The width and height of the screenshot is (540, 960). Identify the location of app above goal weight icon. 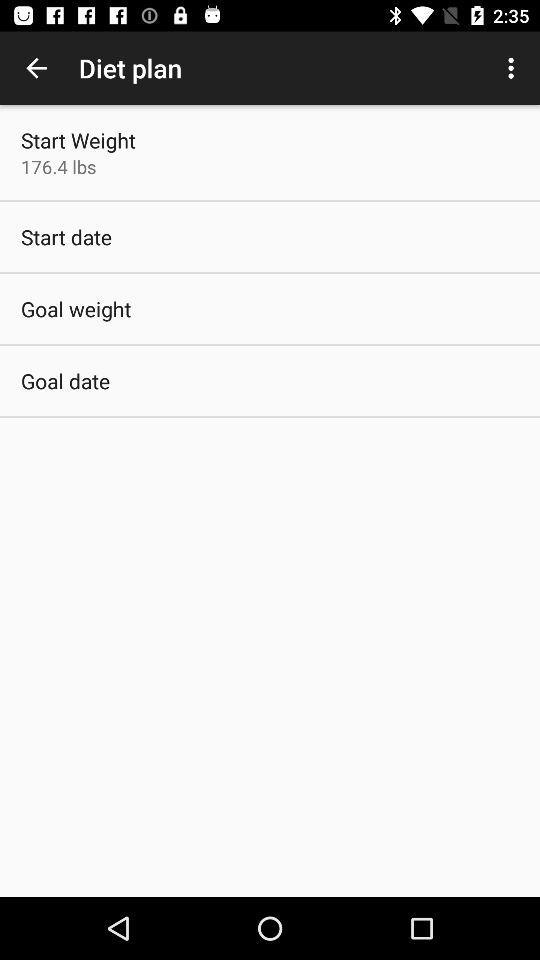
(66, 237).